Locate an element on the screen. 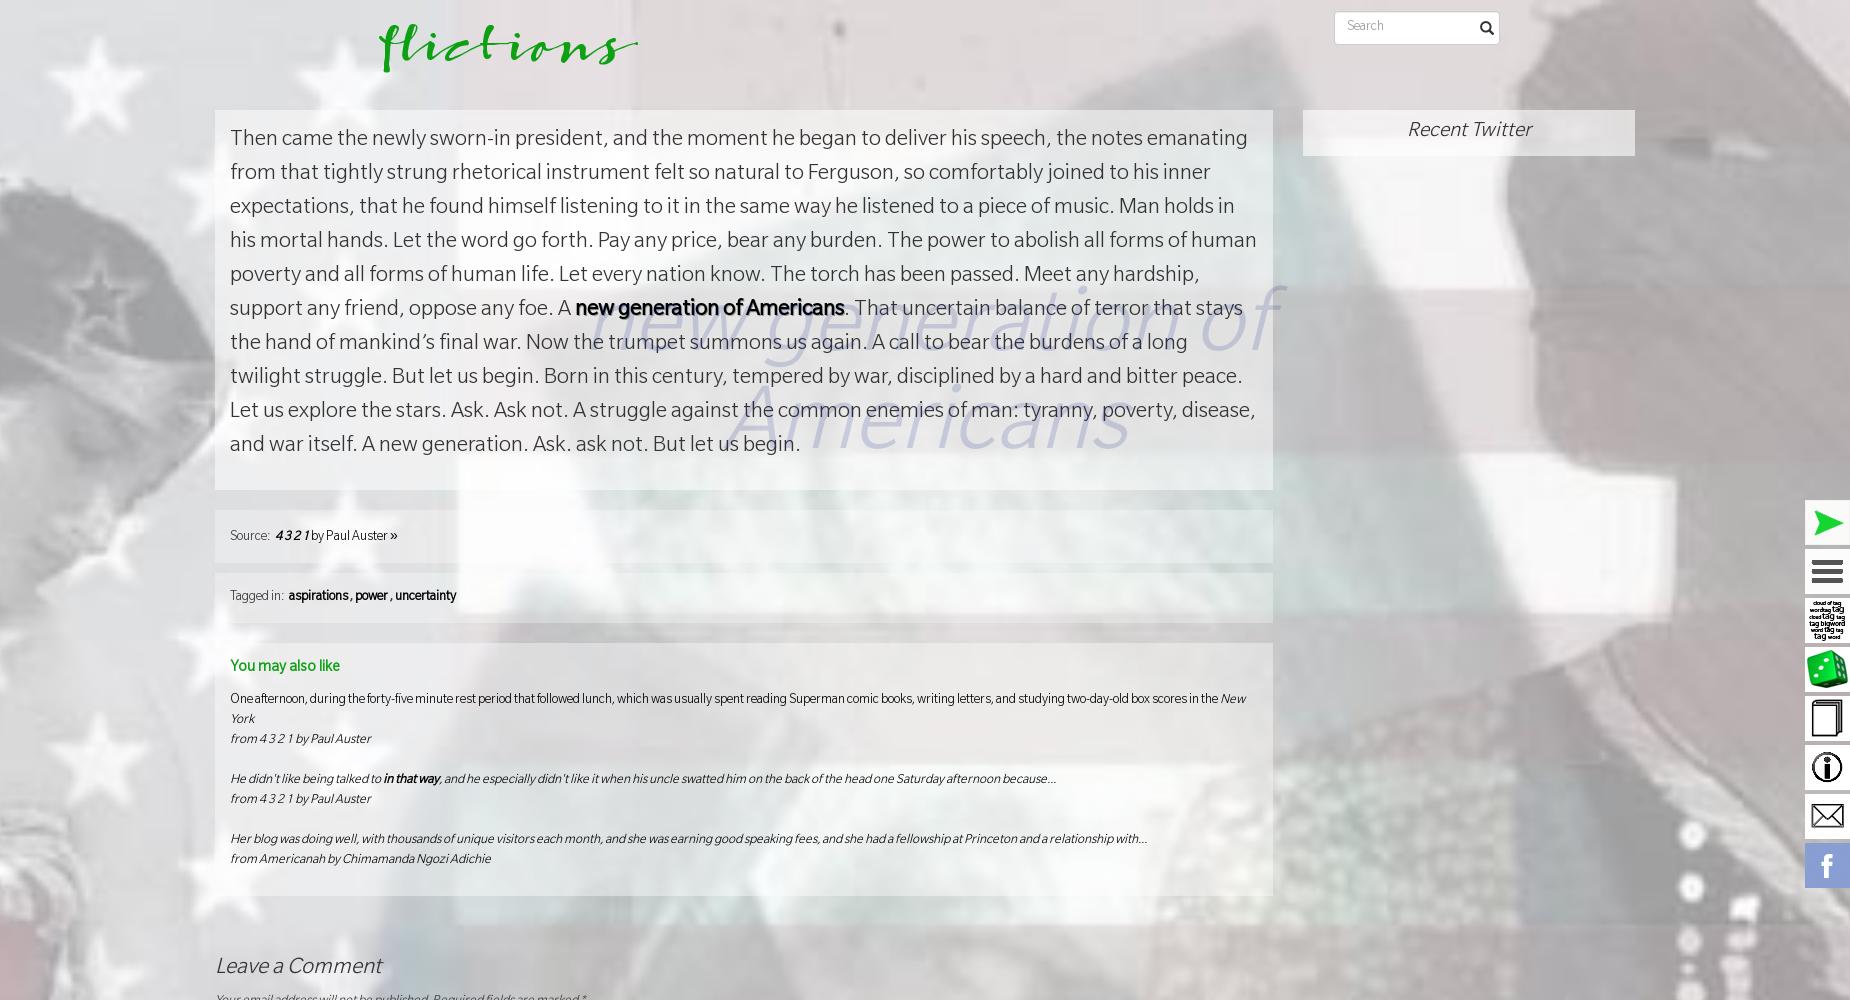 The width and height of the screenshot is (1850, 1000). 'Americanah' is located at coordinates (290, 859).